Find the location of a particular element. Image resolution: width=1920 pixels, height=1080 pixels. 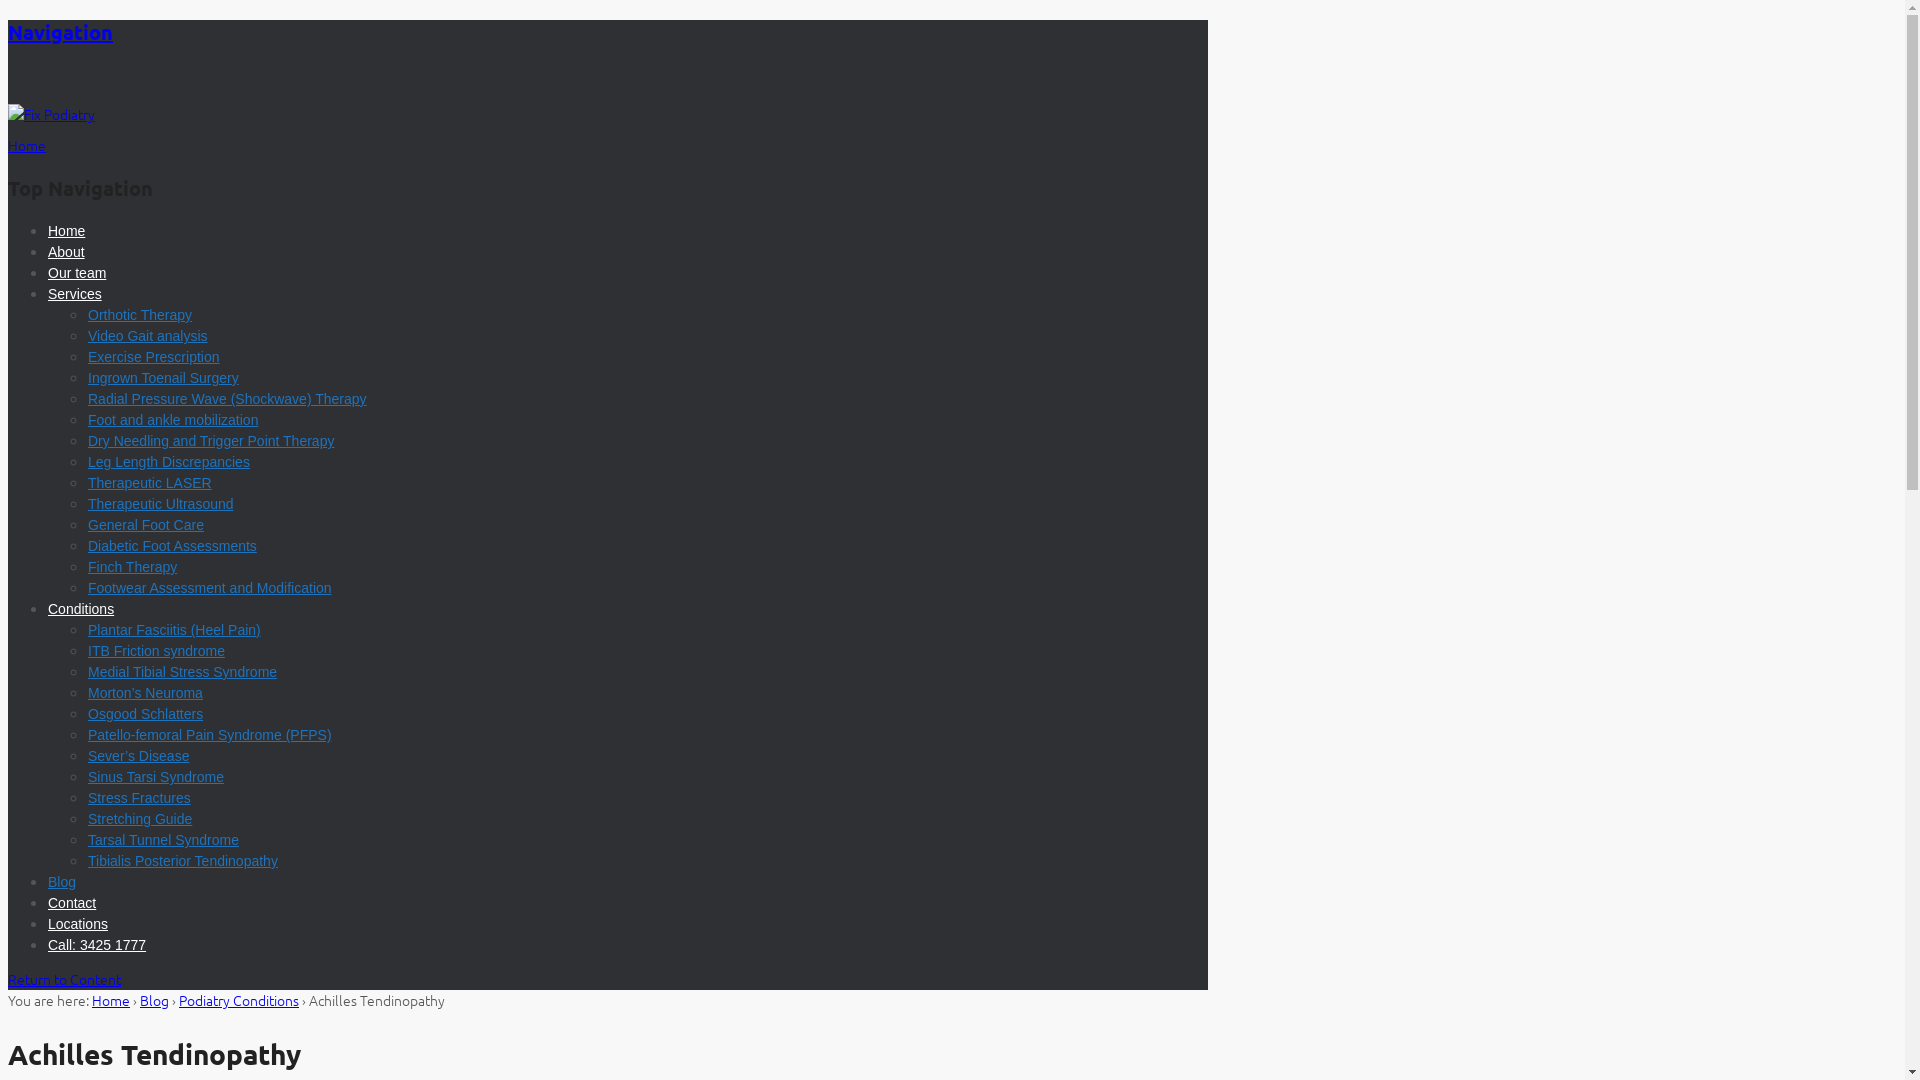

'Therapeutic Ultrasound' is located at coordinates (161, 503).